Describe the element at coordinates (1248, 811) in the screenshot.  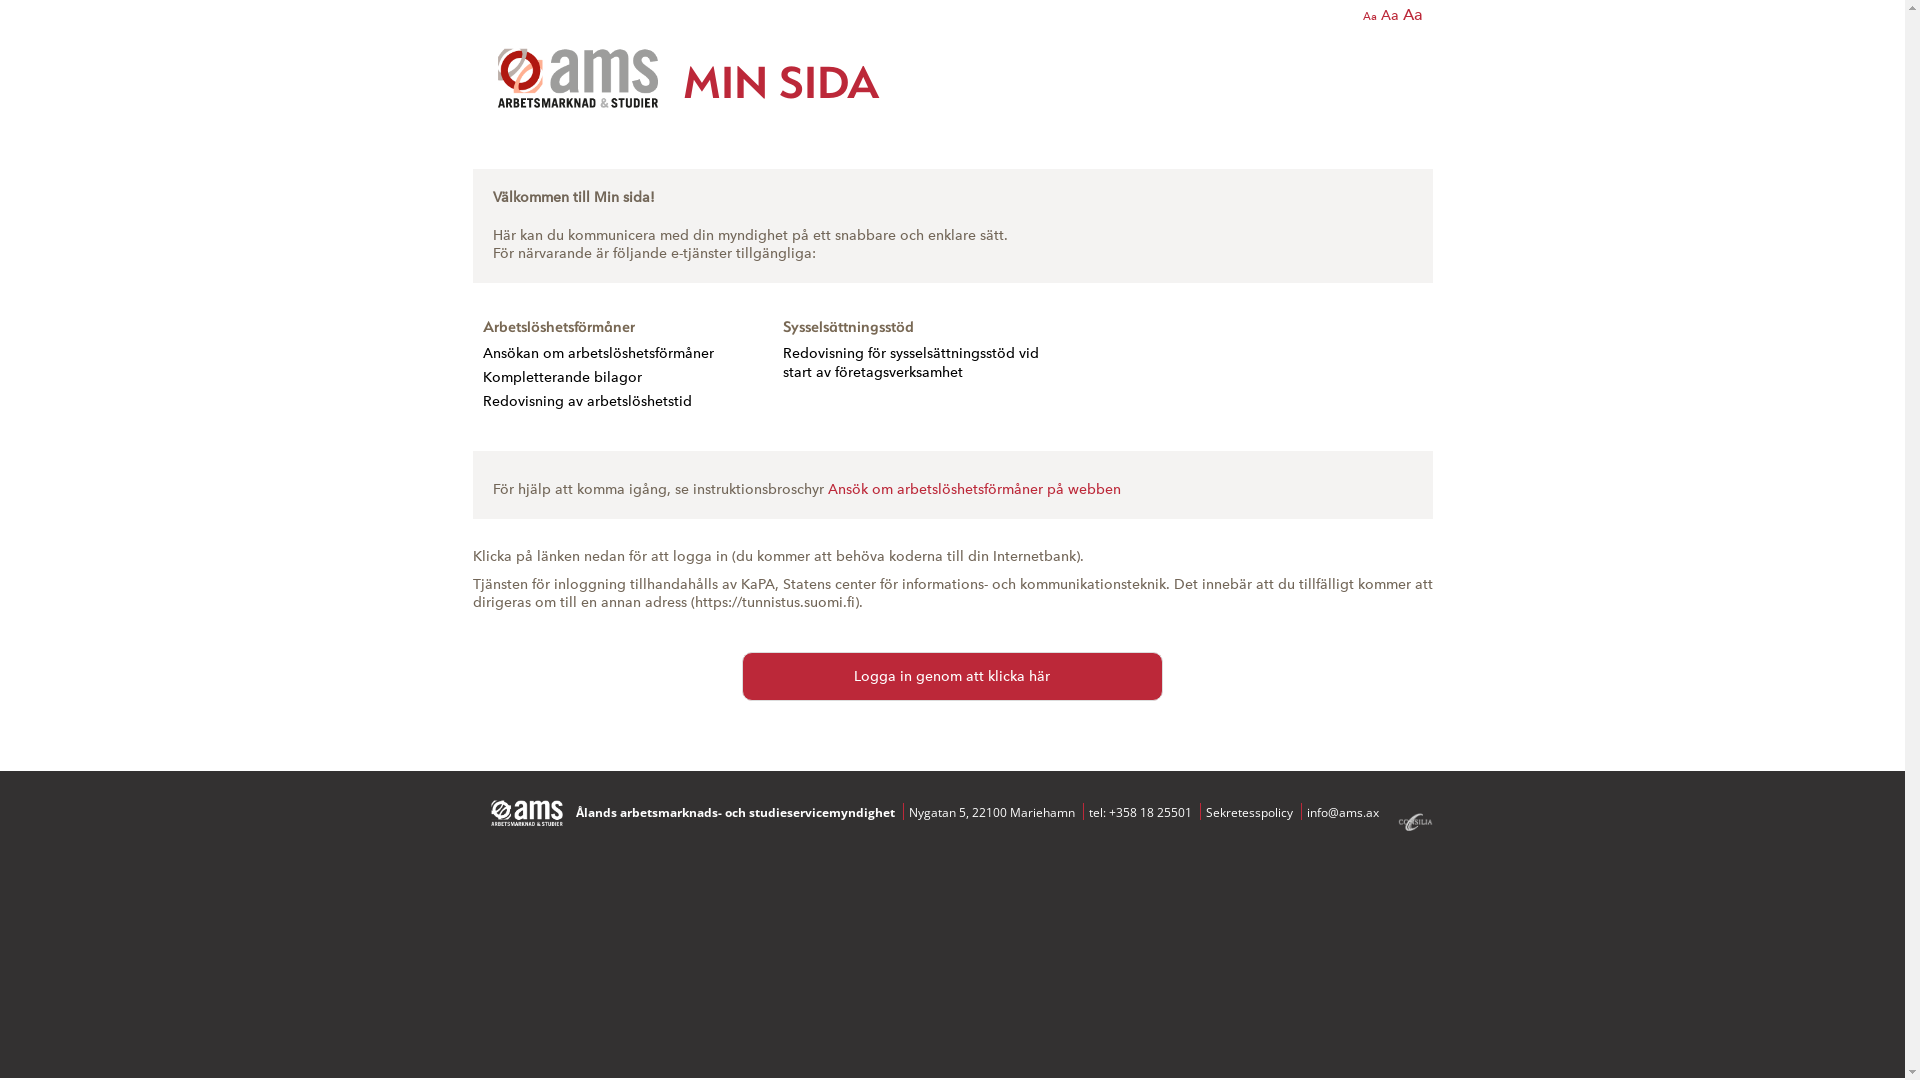
I see `'Sekretesspolicy'` at that location.